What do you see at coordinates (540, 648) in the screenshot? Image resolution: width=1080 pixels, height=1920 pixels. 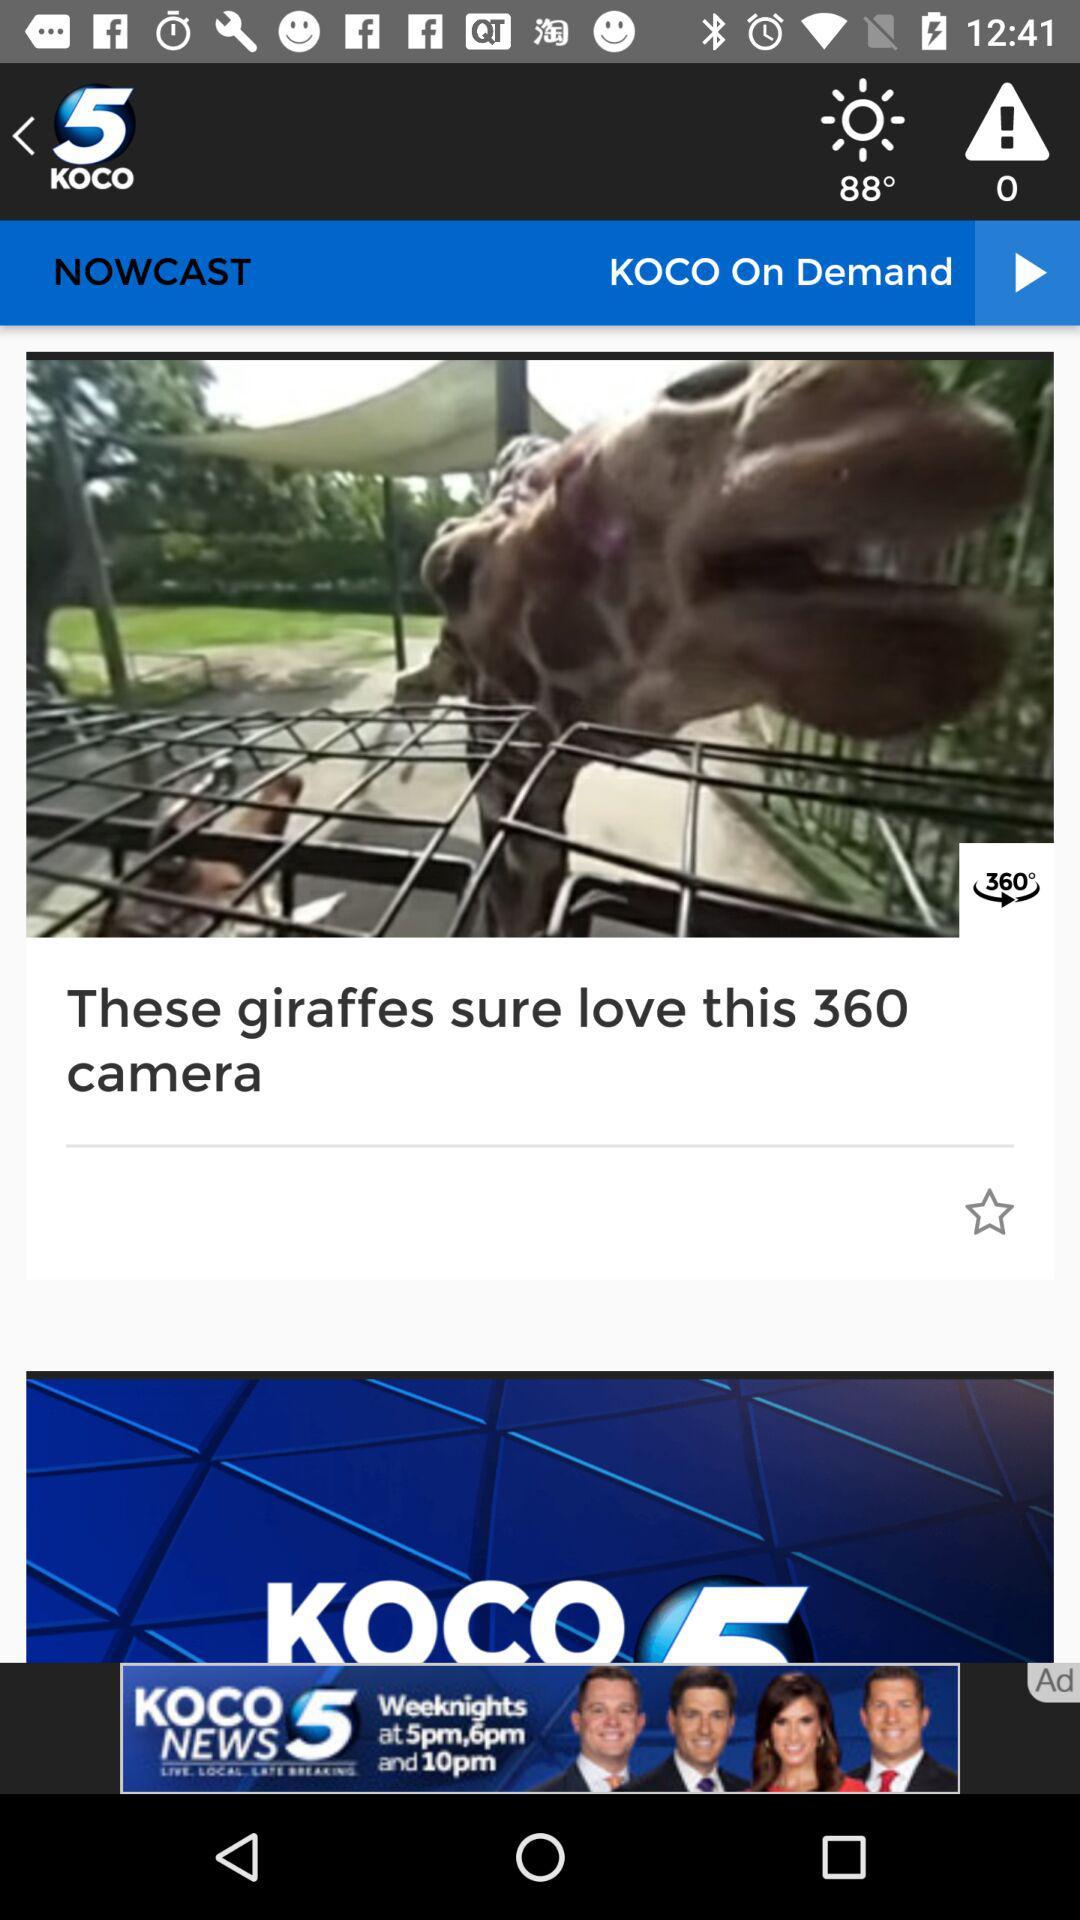 I see `the image below nowcast` at bounding box center [540, 648].